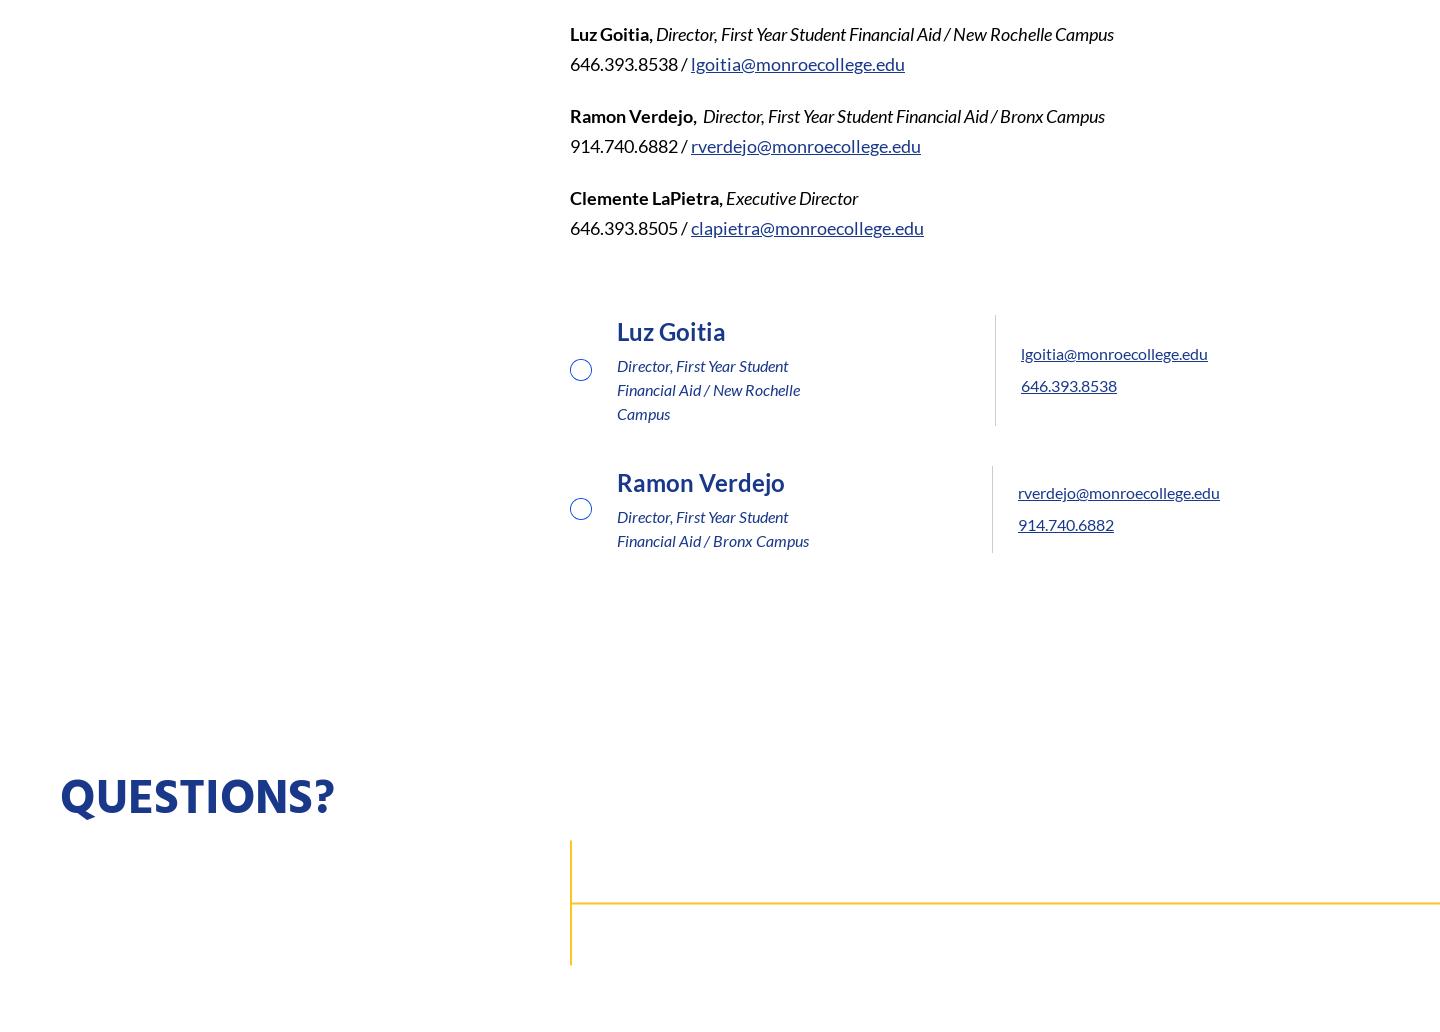 The height and width of the screenshot is (1032, 1440). Describe the element at coordinates (634, 114) in the screenshot. I see `'Ramon Verdejo,'` at that location.